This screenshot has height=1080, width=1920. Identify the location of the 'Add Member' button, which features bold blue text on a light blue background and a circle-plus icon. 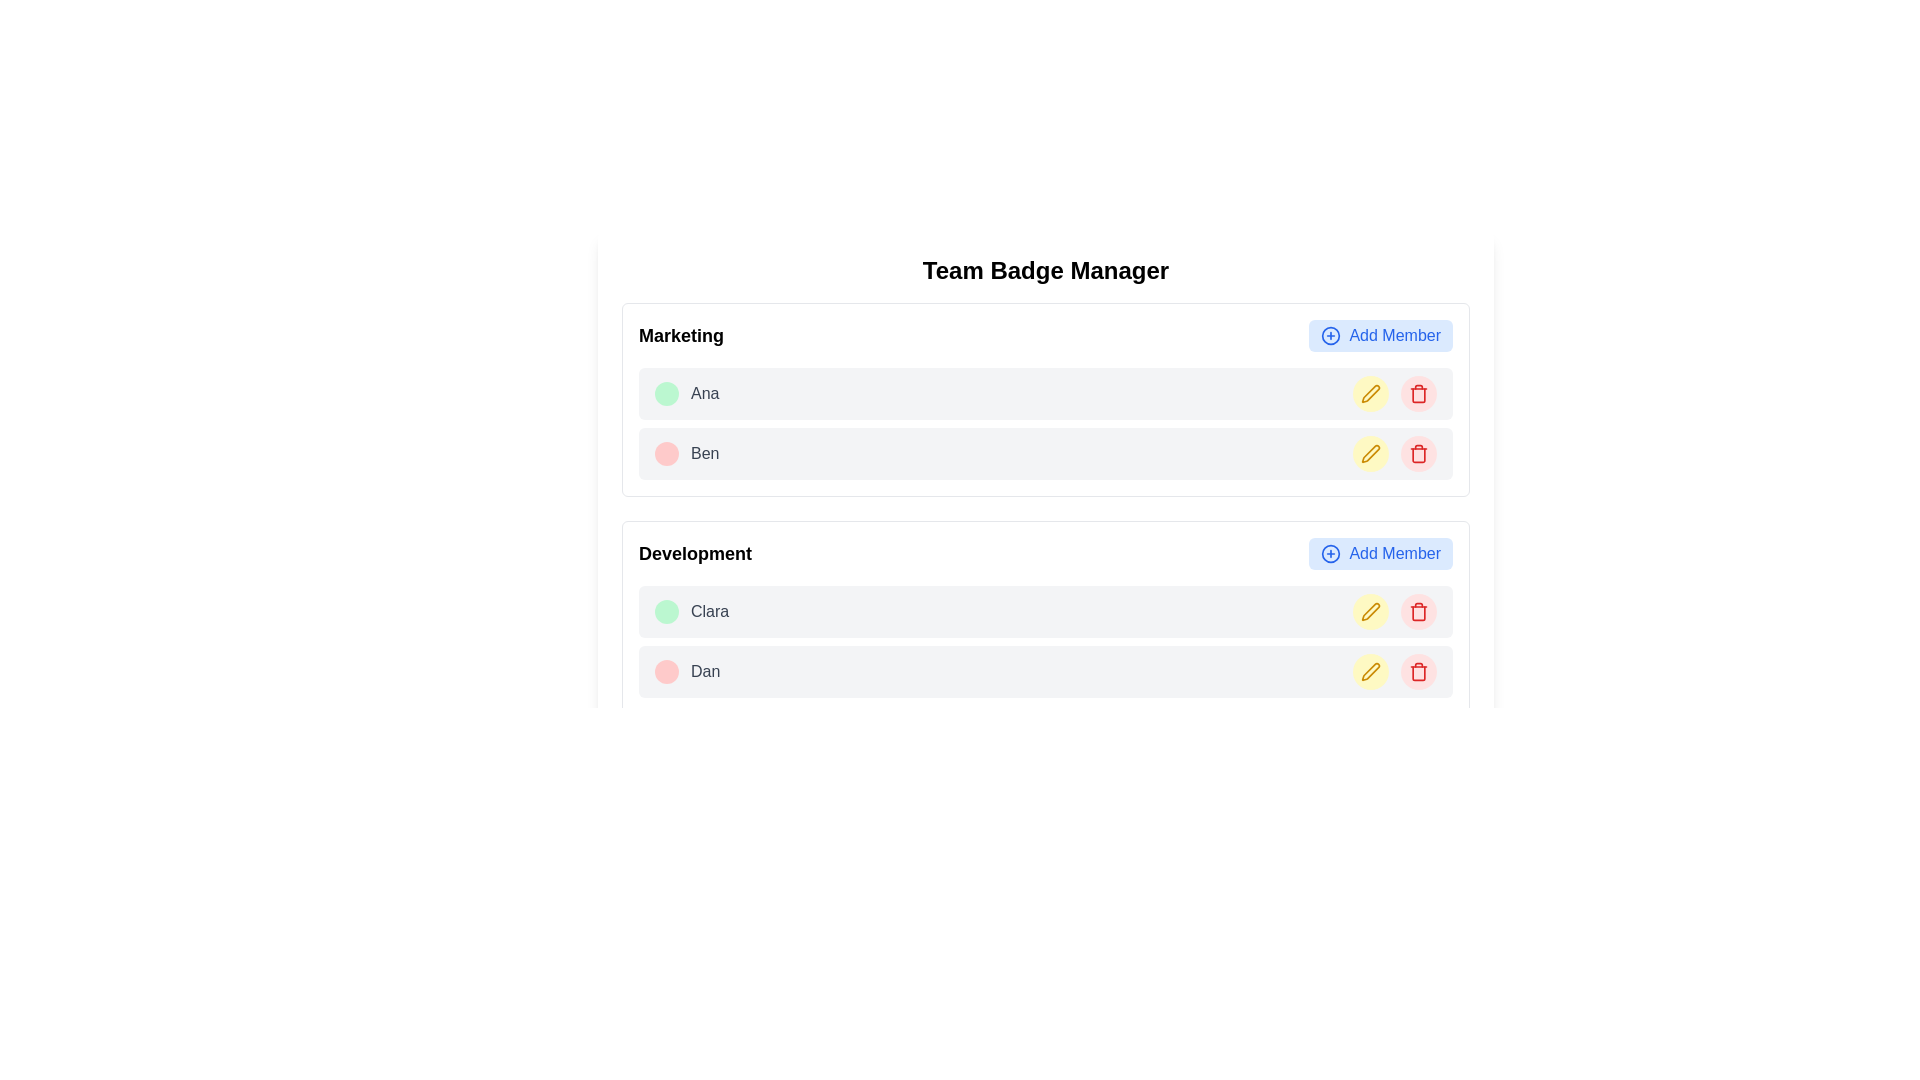
(1380, 554).